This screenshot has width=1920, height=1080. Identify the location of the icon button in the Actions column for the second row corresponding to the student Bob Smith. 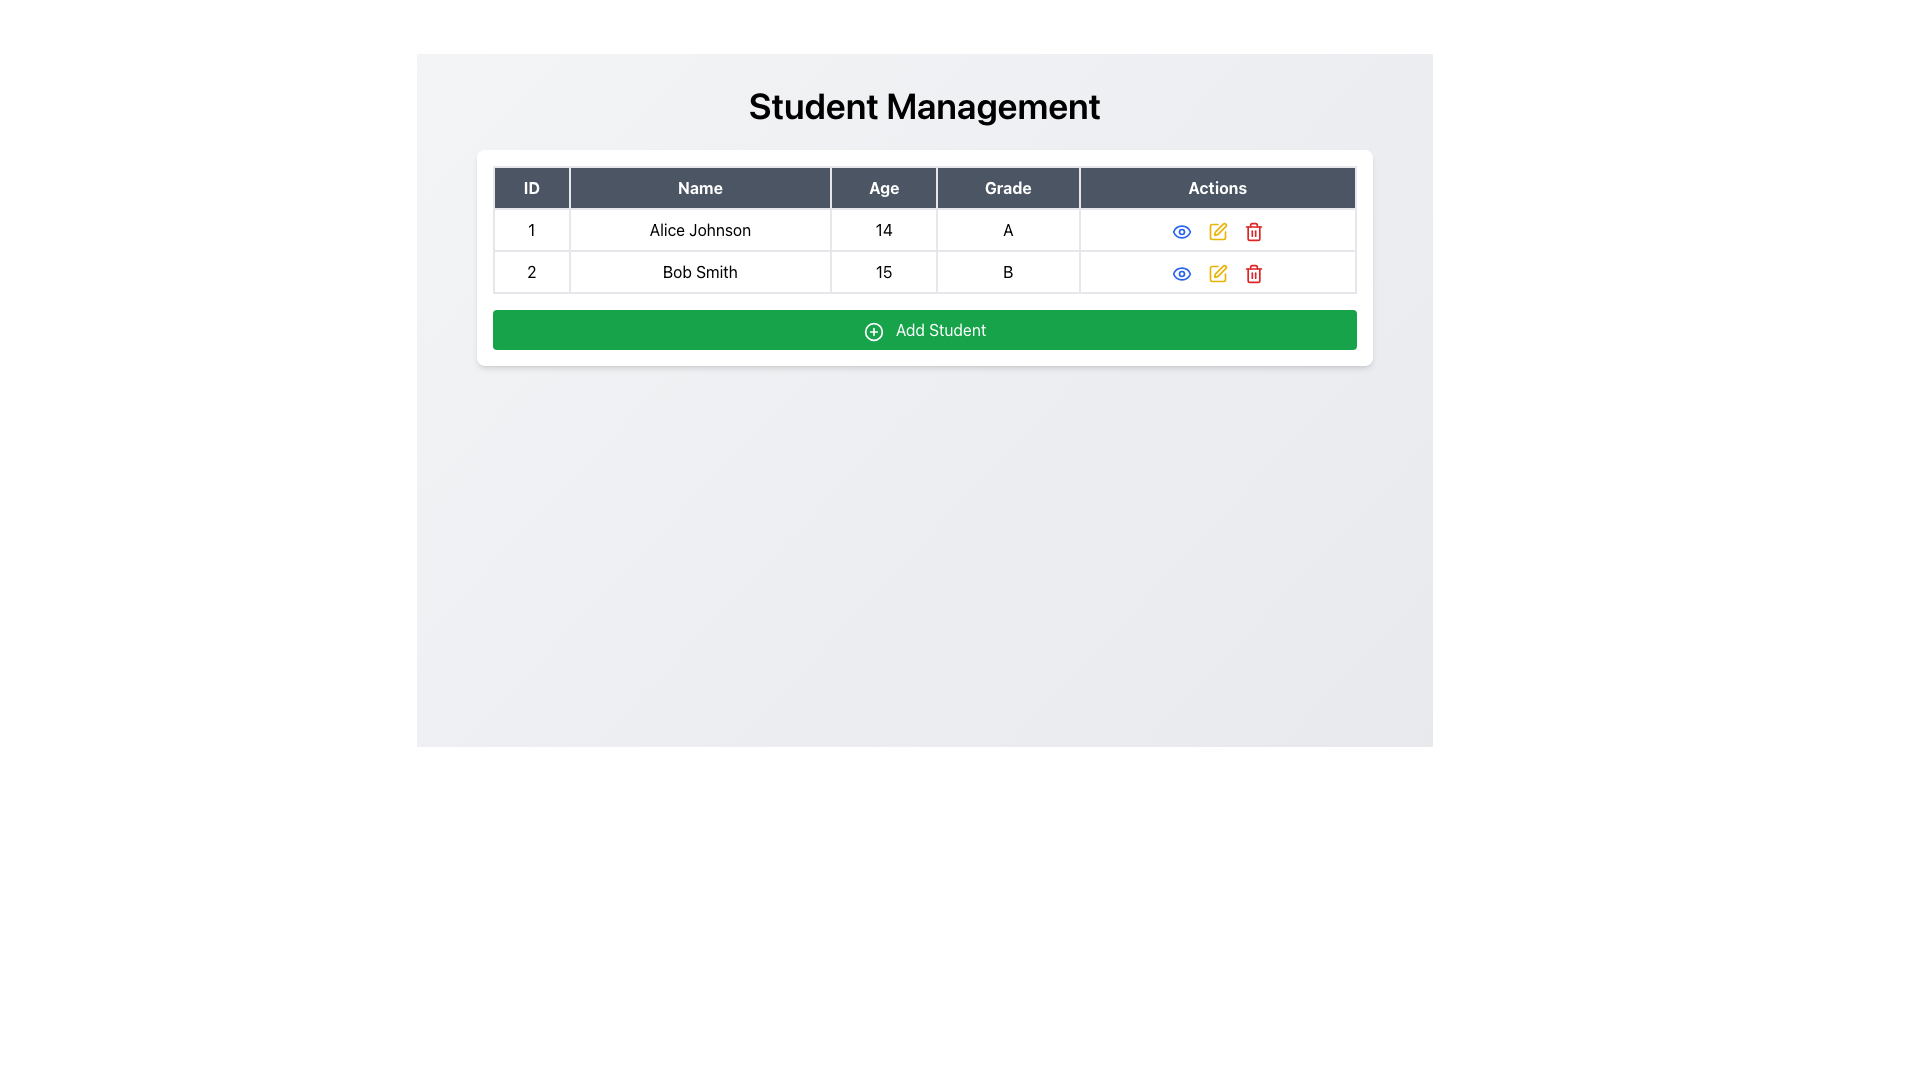
(1181, 272).